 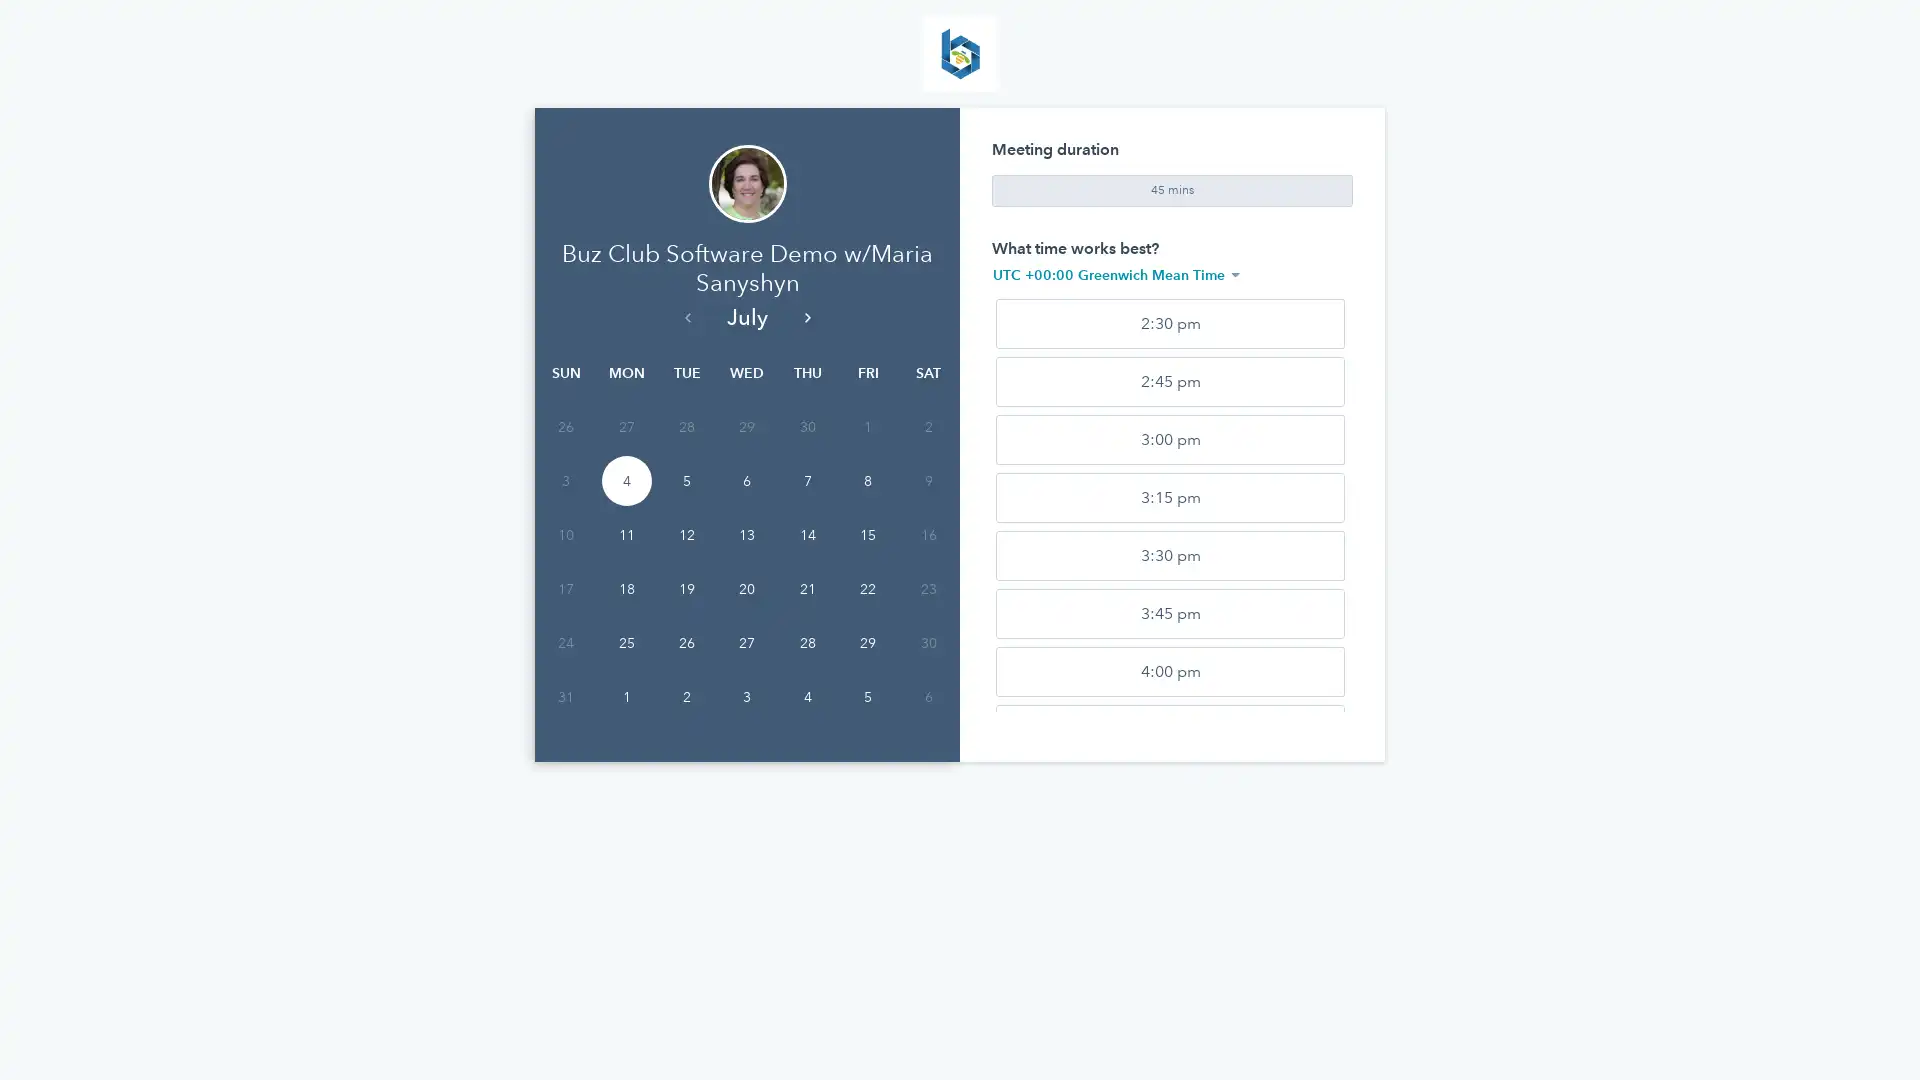 I want to click on June 26th, so click(x=565, y=426).